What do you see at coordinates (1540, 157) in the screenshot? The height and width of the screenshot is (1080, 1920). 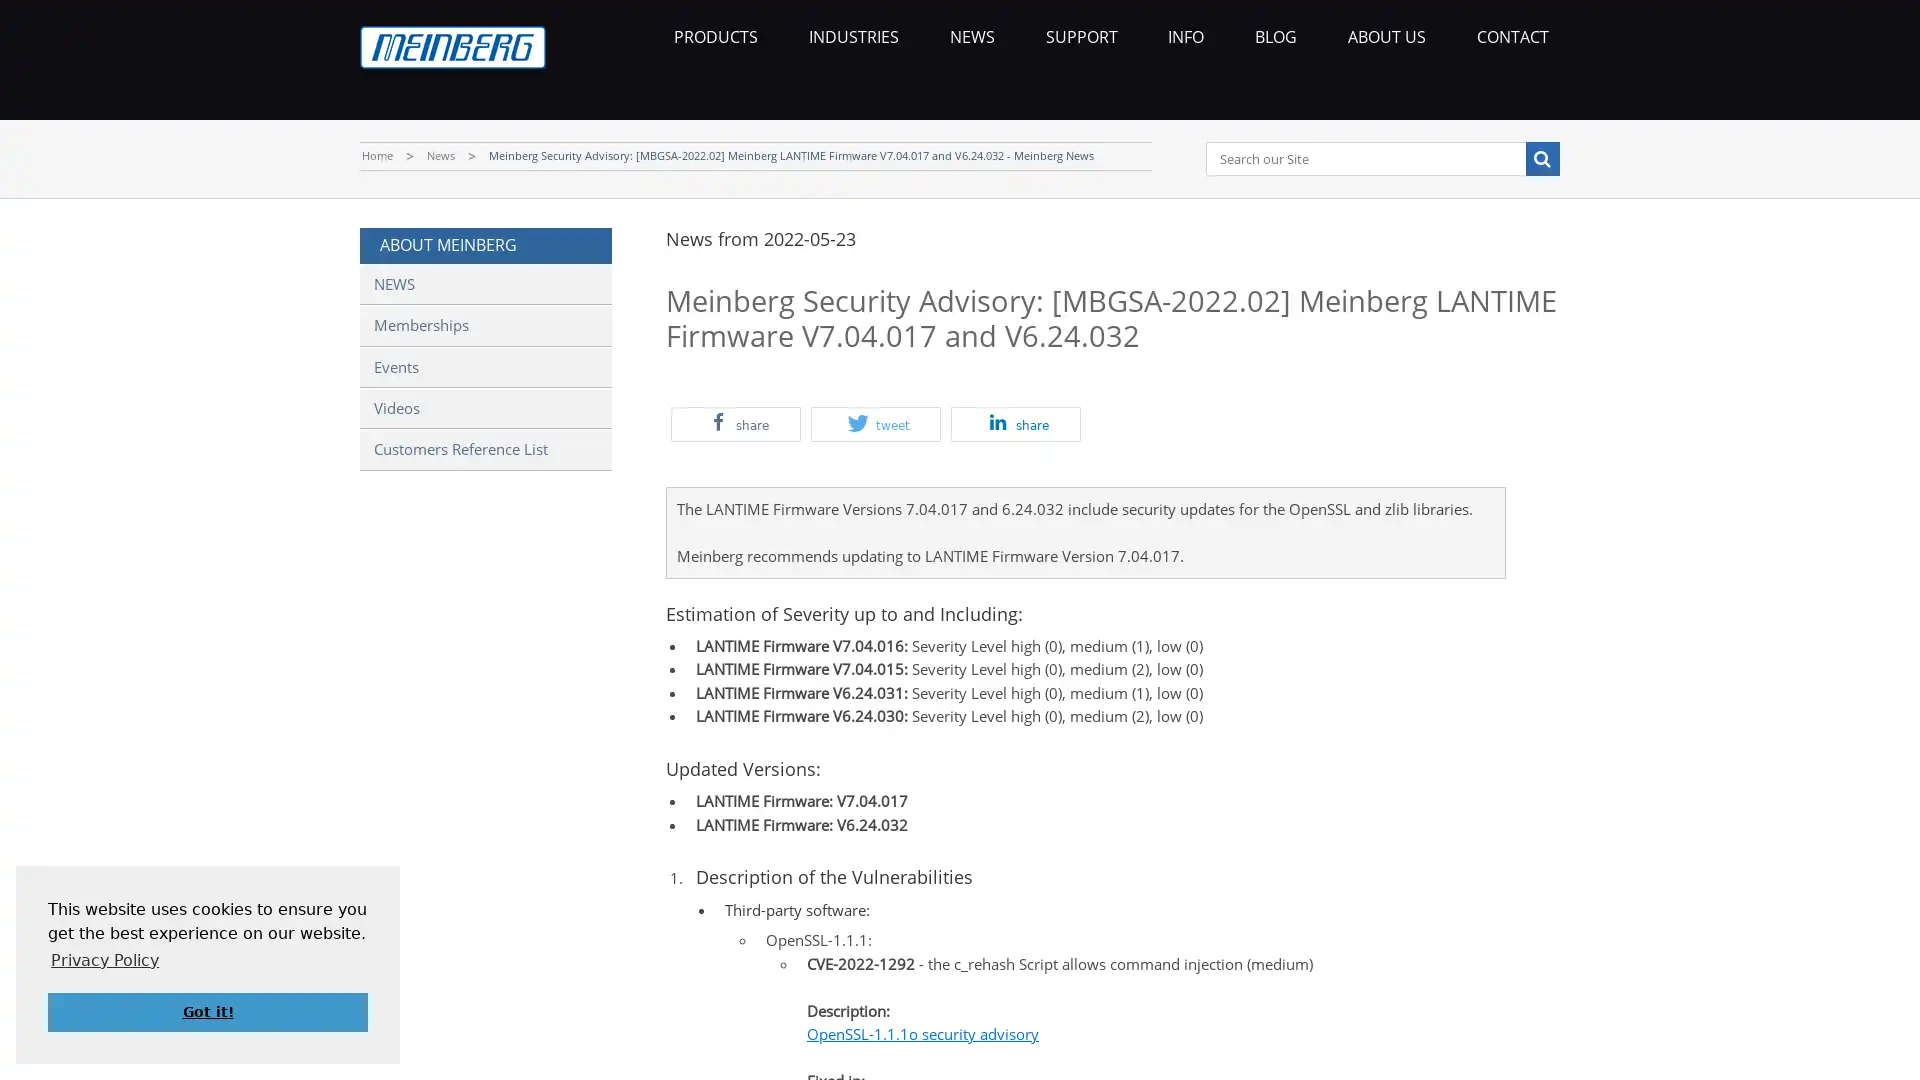 I see `Search` at bounding box center [1540, 157].